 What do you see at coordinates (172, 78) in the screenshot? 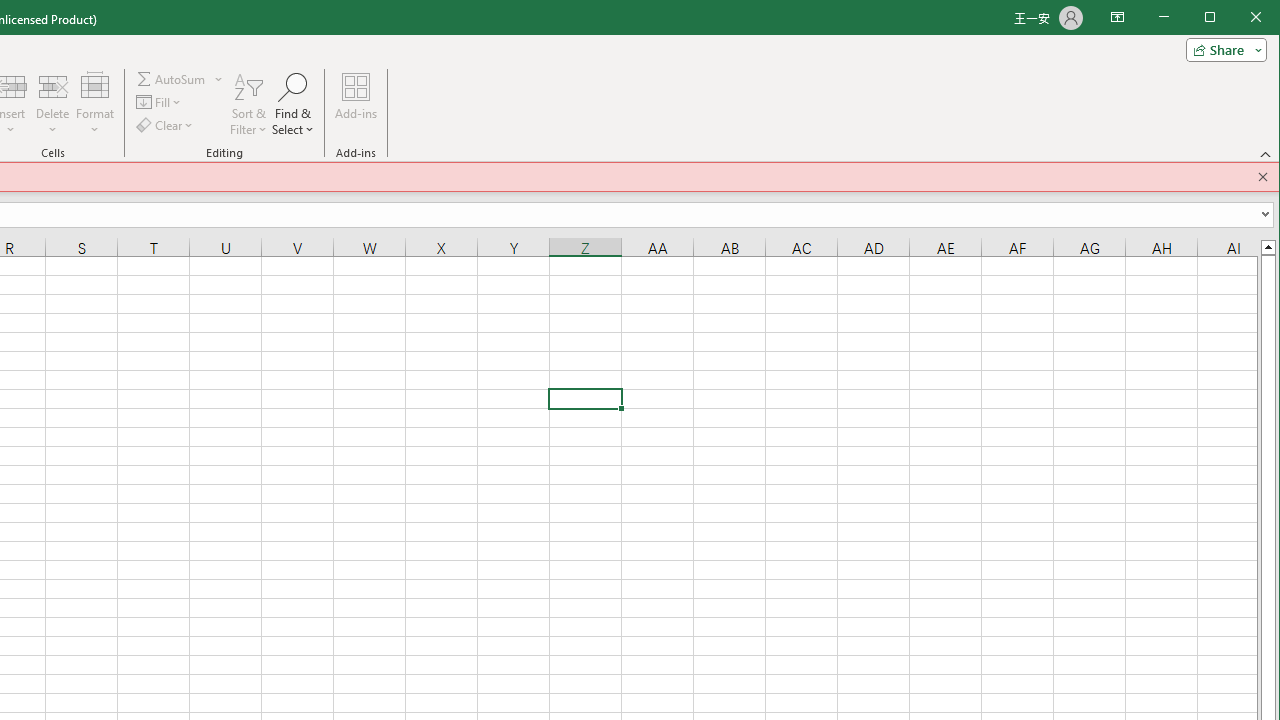
I see `'Sum'` at bounding box center [172, 78].